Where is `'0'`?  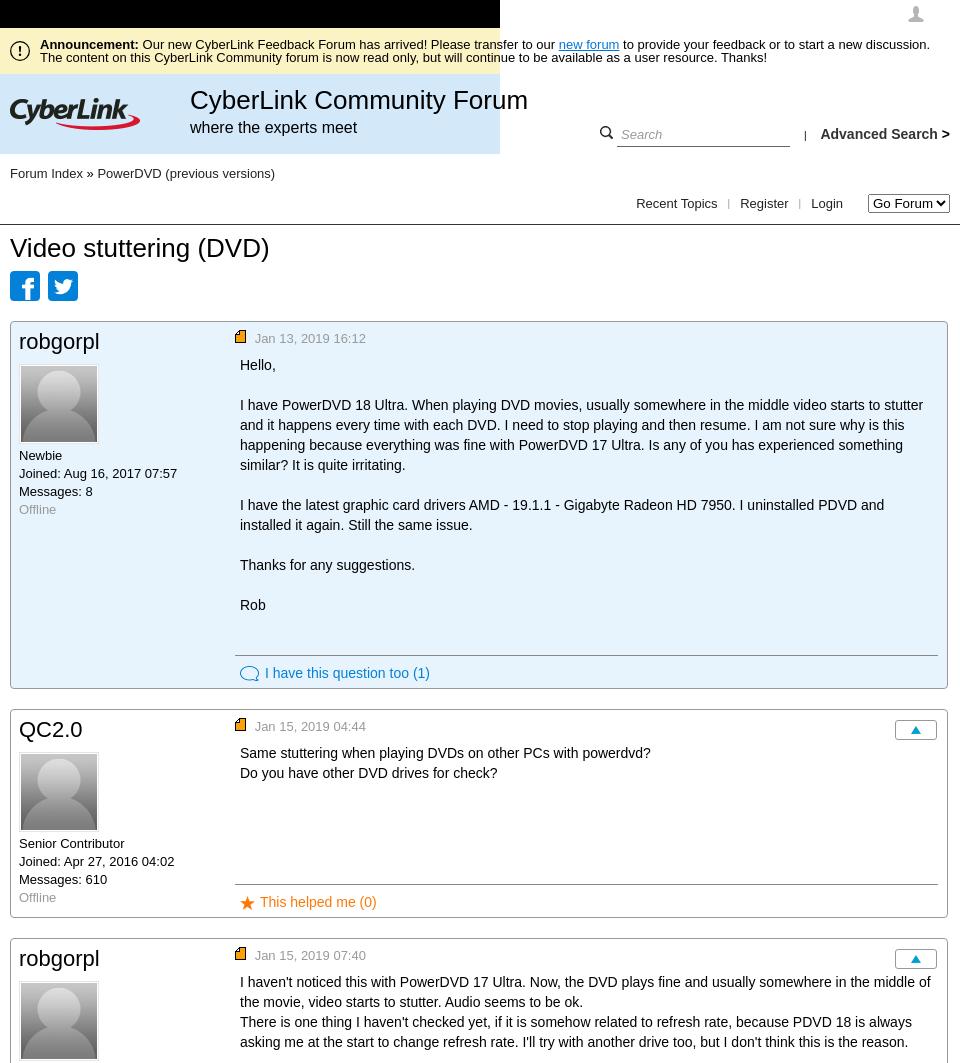
'0' is located at coordinates (366, 900).